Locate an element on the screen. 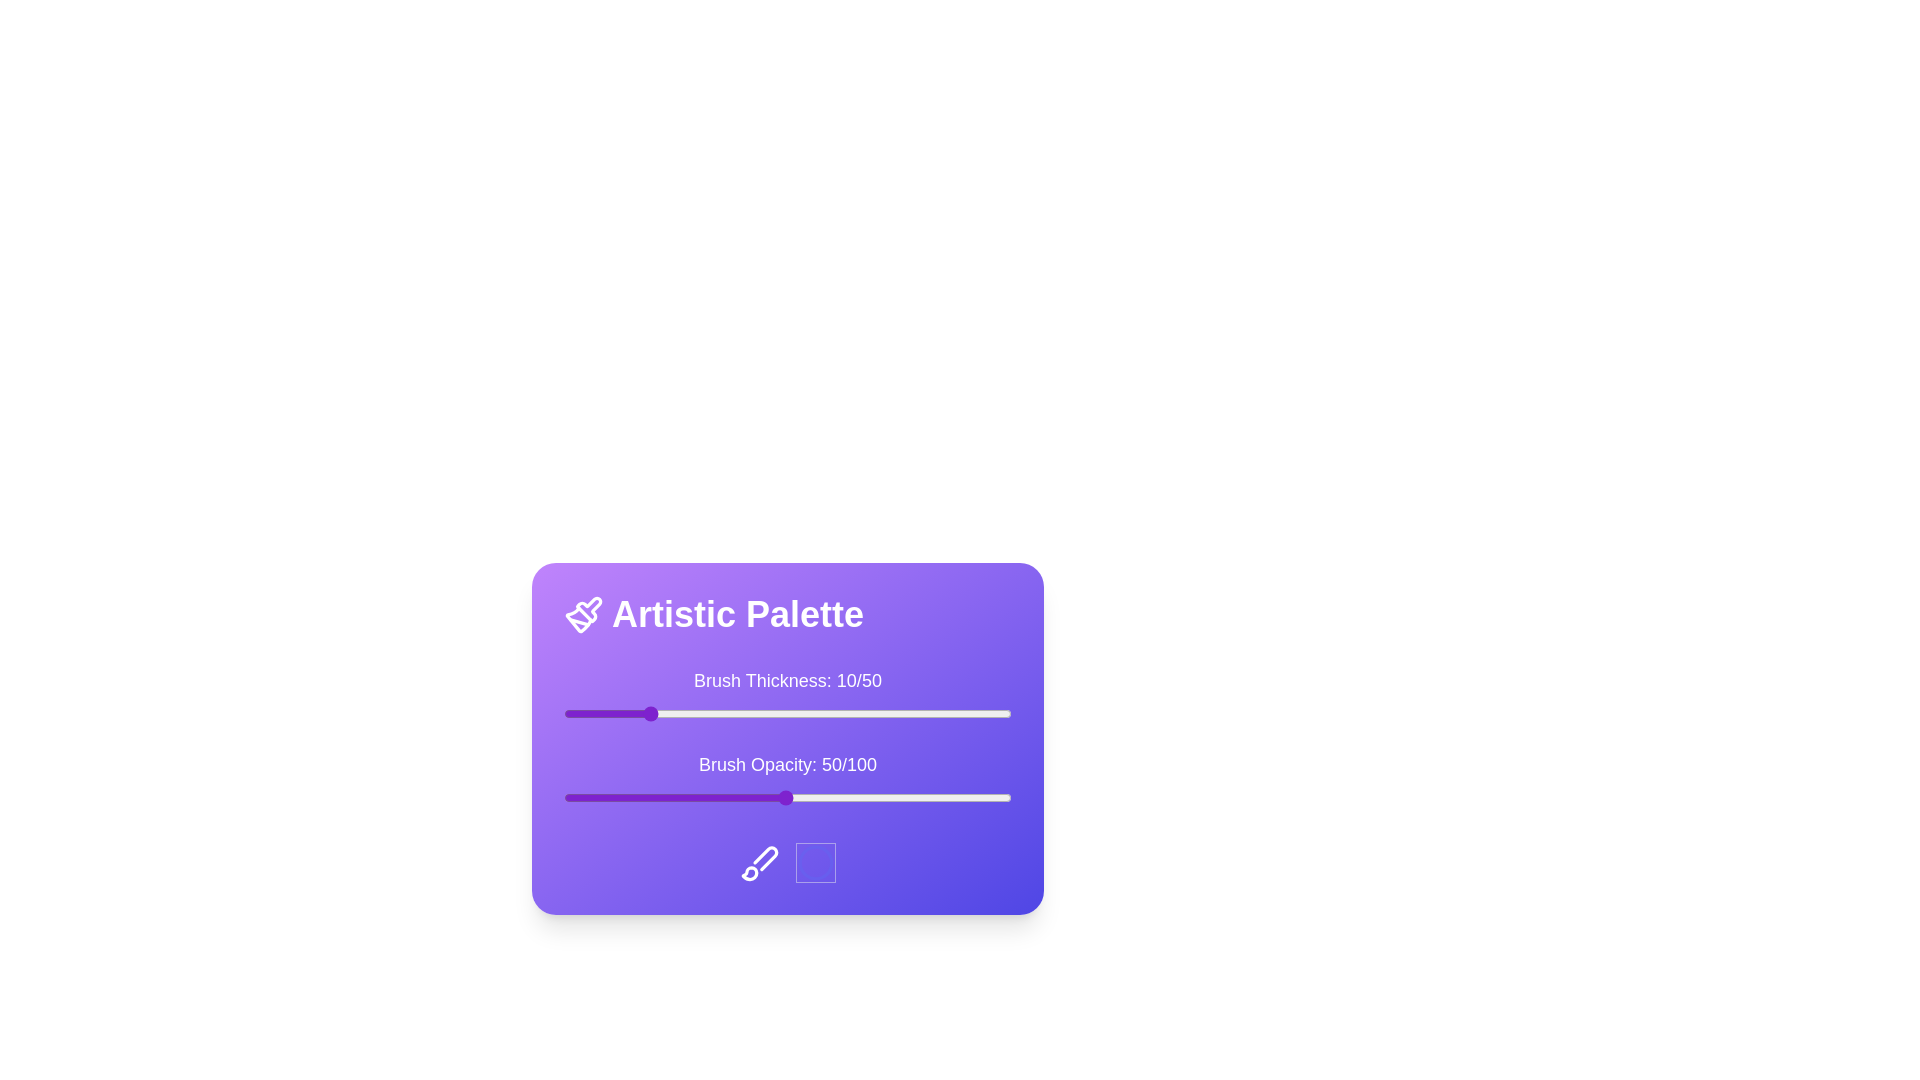  the paintbrush icon within the Artistic Palette component is located at coordinates (583, 613).